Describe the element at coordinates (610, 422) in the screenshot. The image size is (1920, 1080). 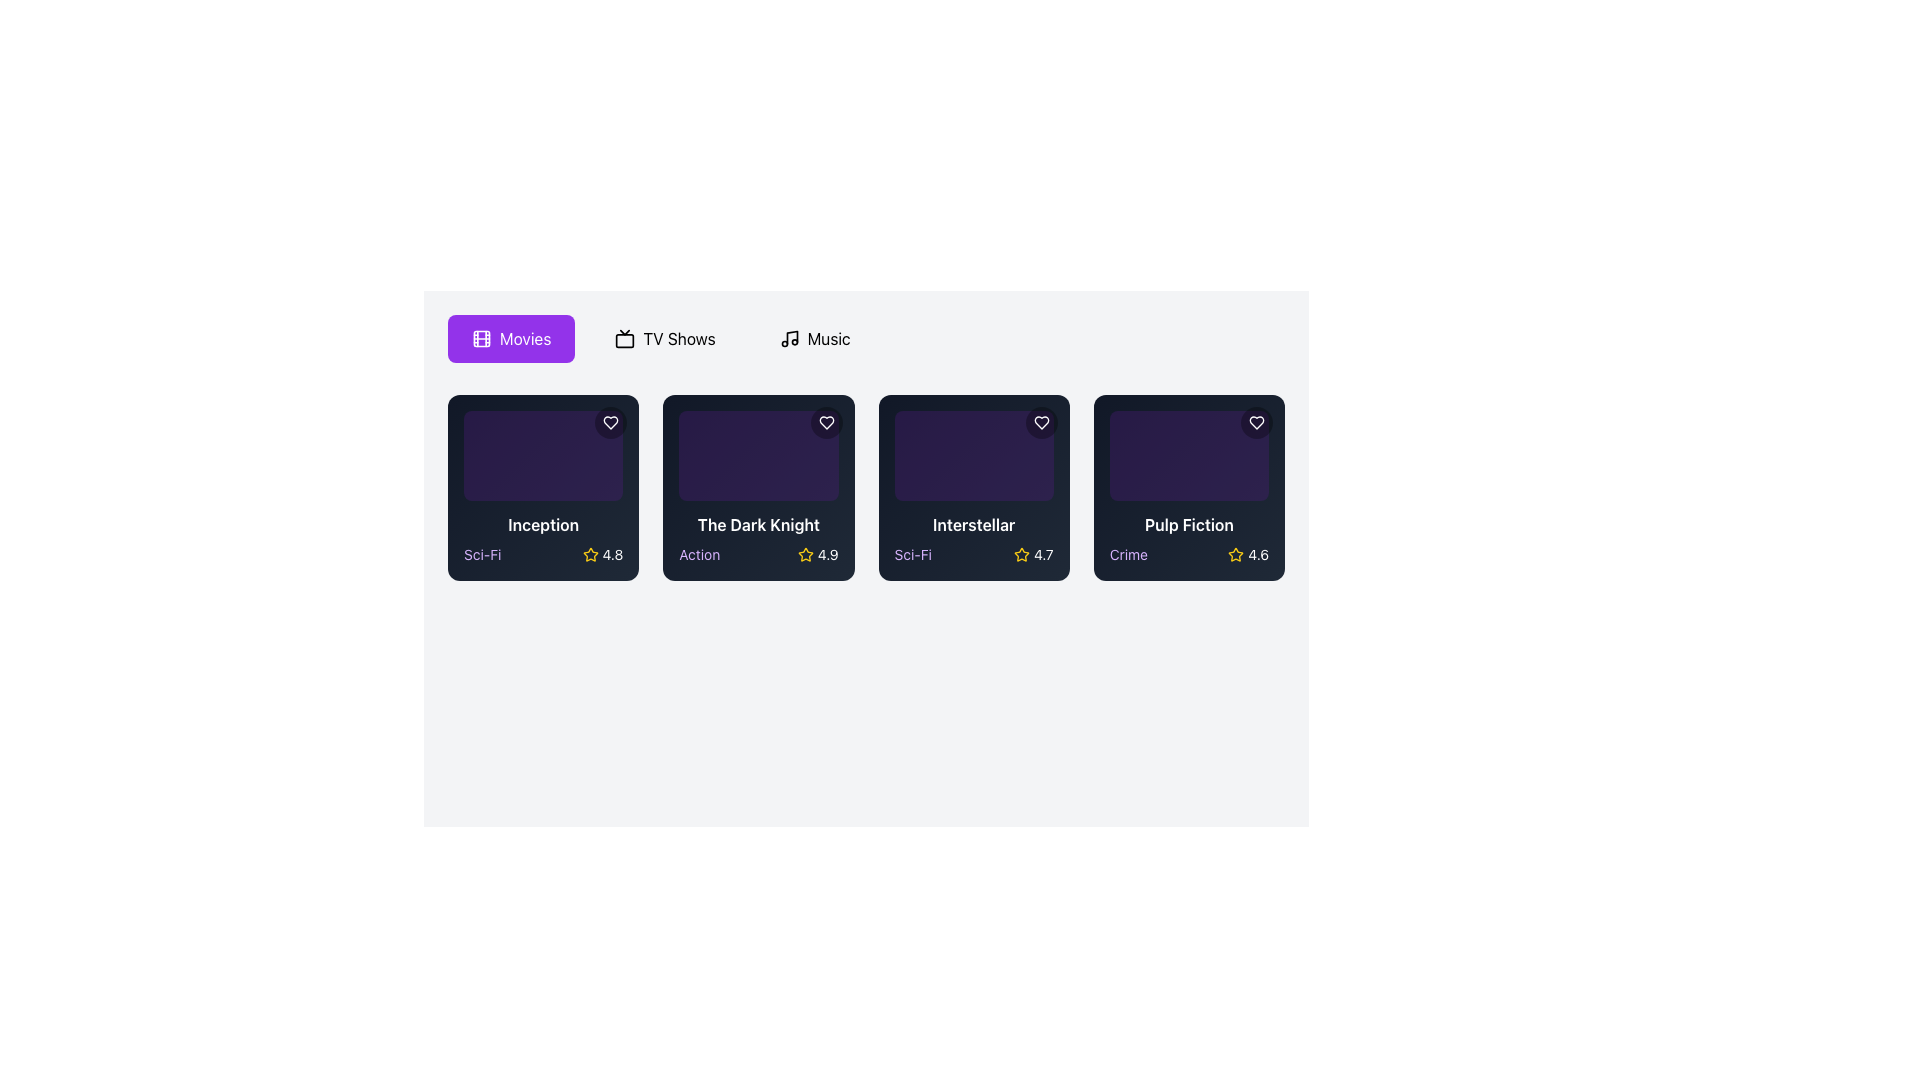
I see `the heart-shaped icon in the top-right corner of the 'Inception' movie card to trigger the tooltip or animation` at that location.